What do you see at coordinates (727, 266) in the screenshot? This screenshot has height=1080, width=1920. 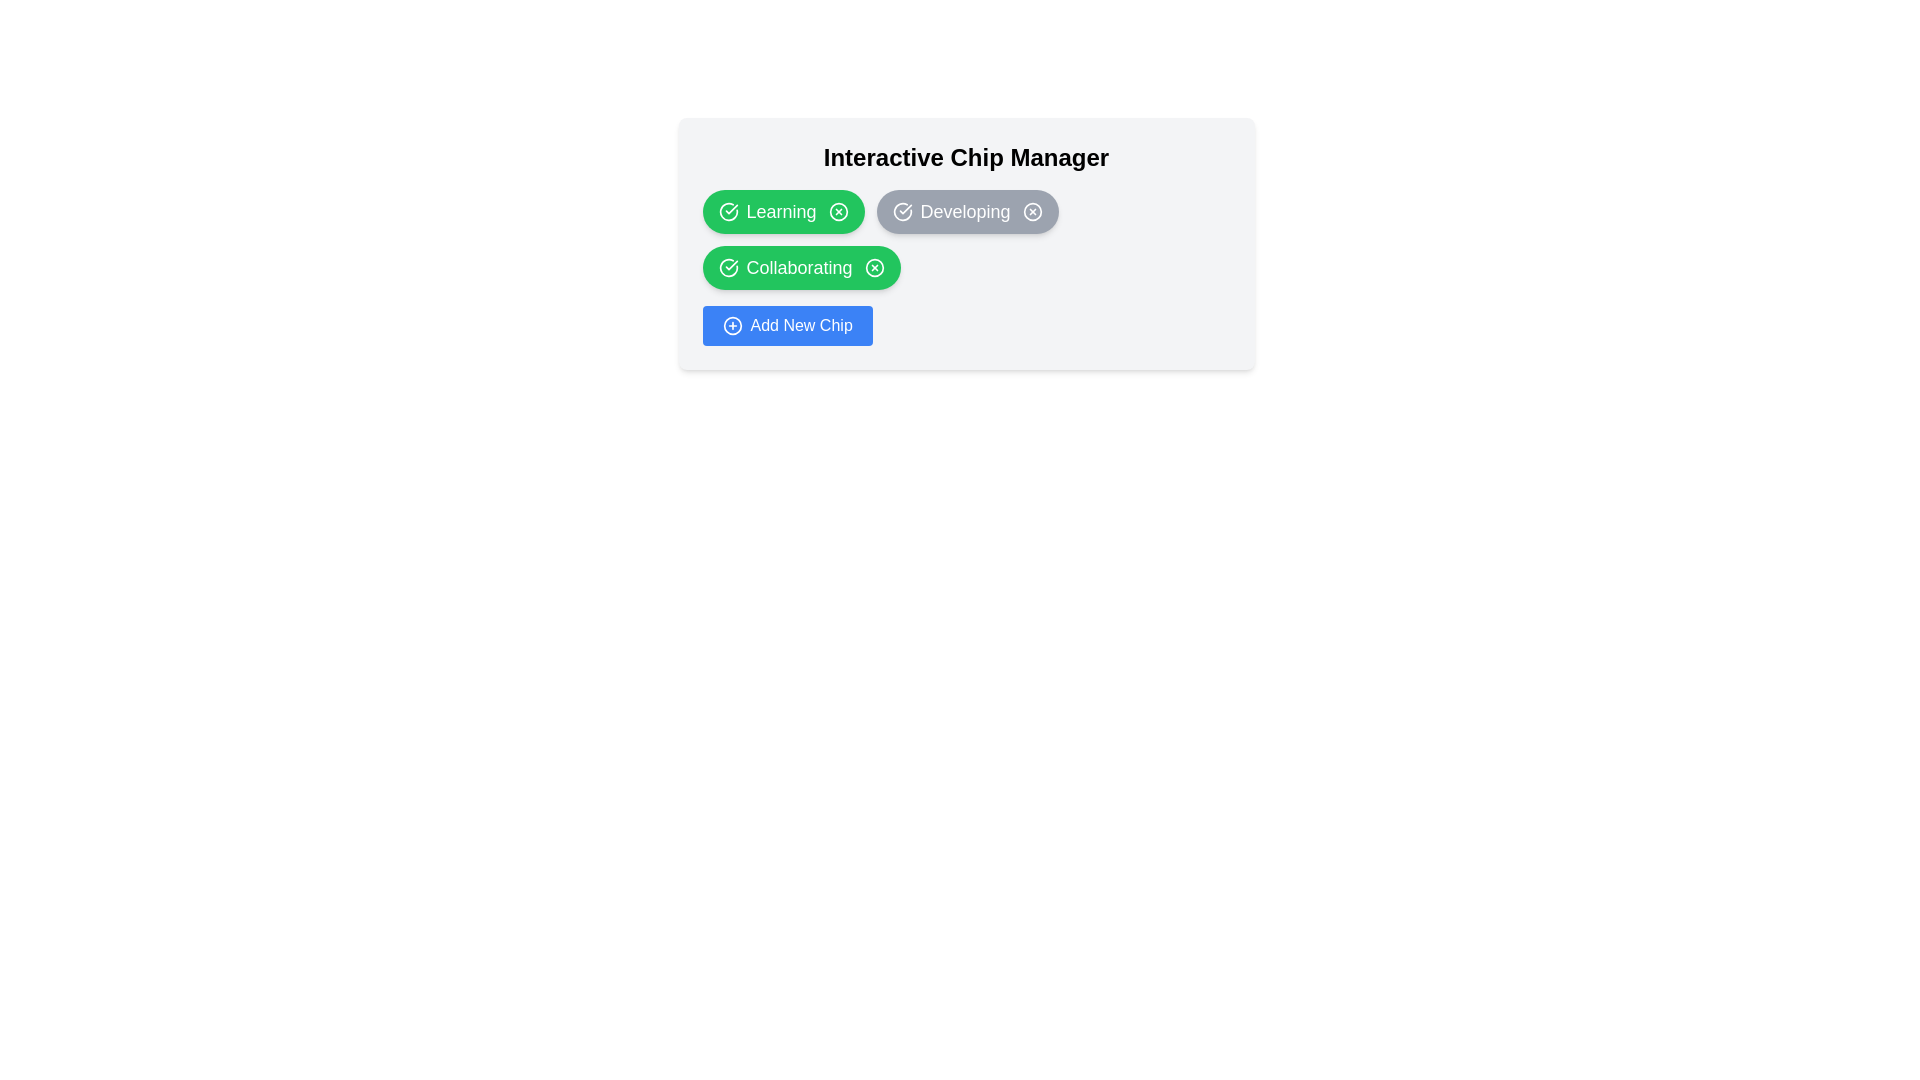 I see `the visual indicator icon located` at bounding box center [727, 266].